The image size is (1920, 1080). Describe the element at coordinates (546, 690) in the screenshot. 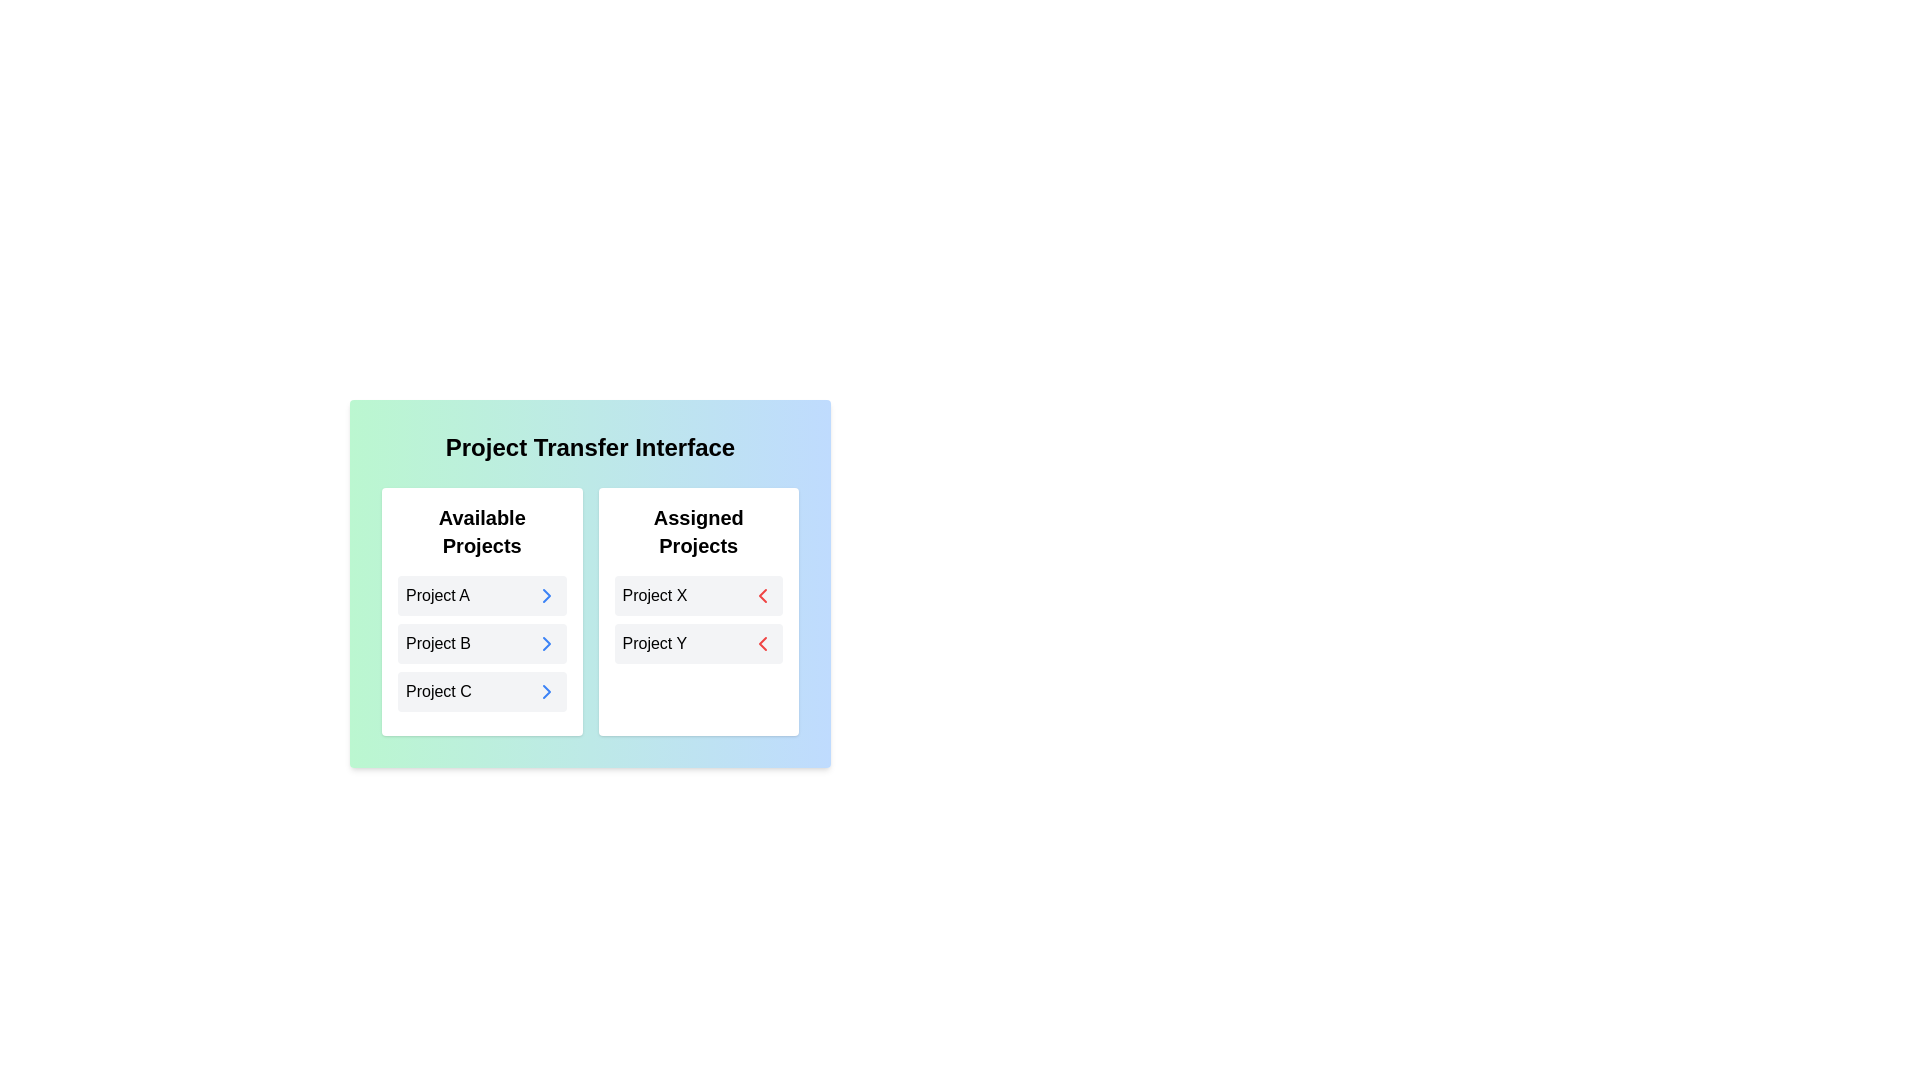

I see `the blue rightward arrow button next to the text 'Project C' to initiate an action` at that location.